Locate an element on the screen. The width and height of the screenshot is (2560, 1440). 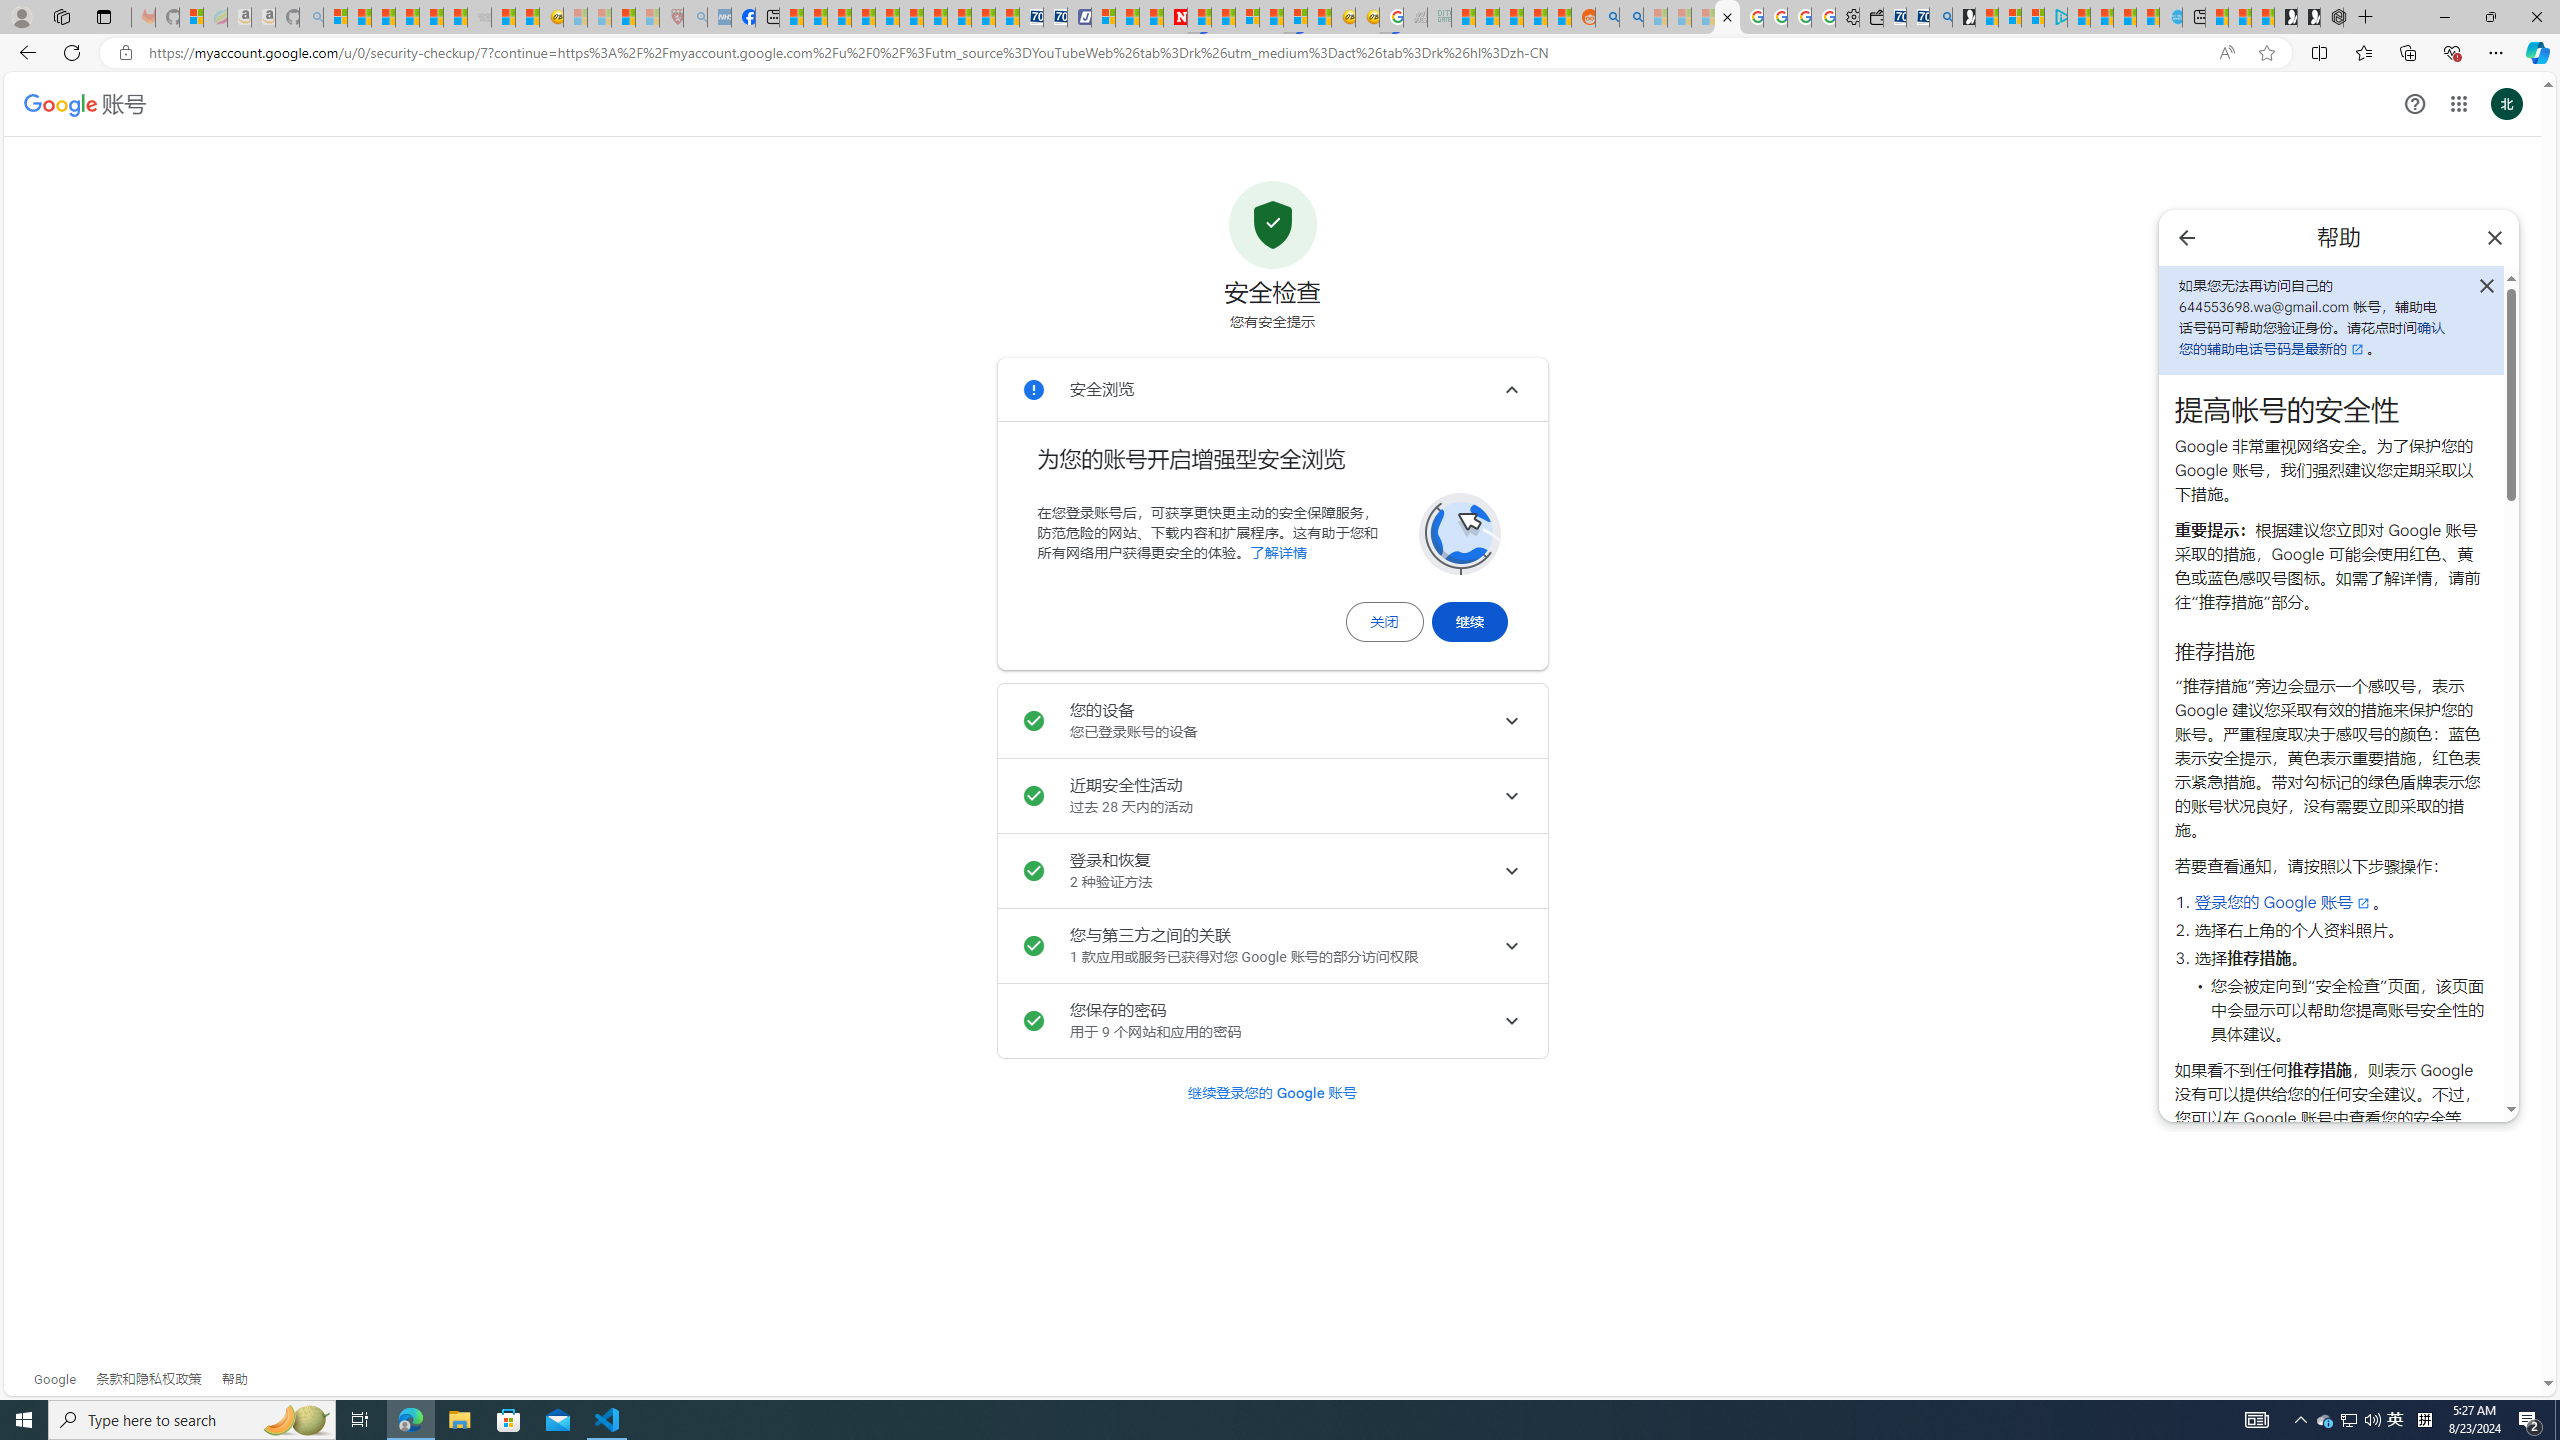
'14 Common Myths Debunked By Scientific Facts' is located at coordinates (1222, 16).